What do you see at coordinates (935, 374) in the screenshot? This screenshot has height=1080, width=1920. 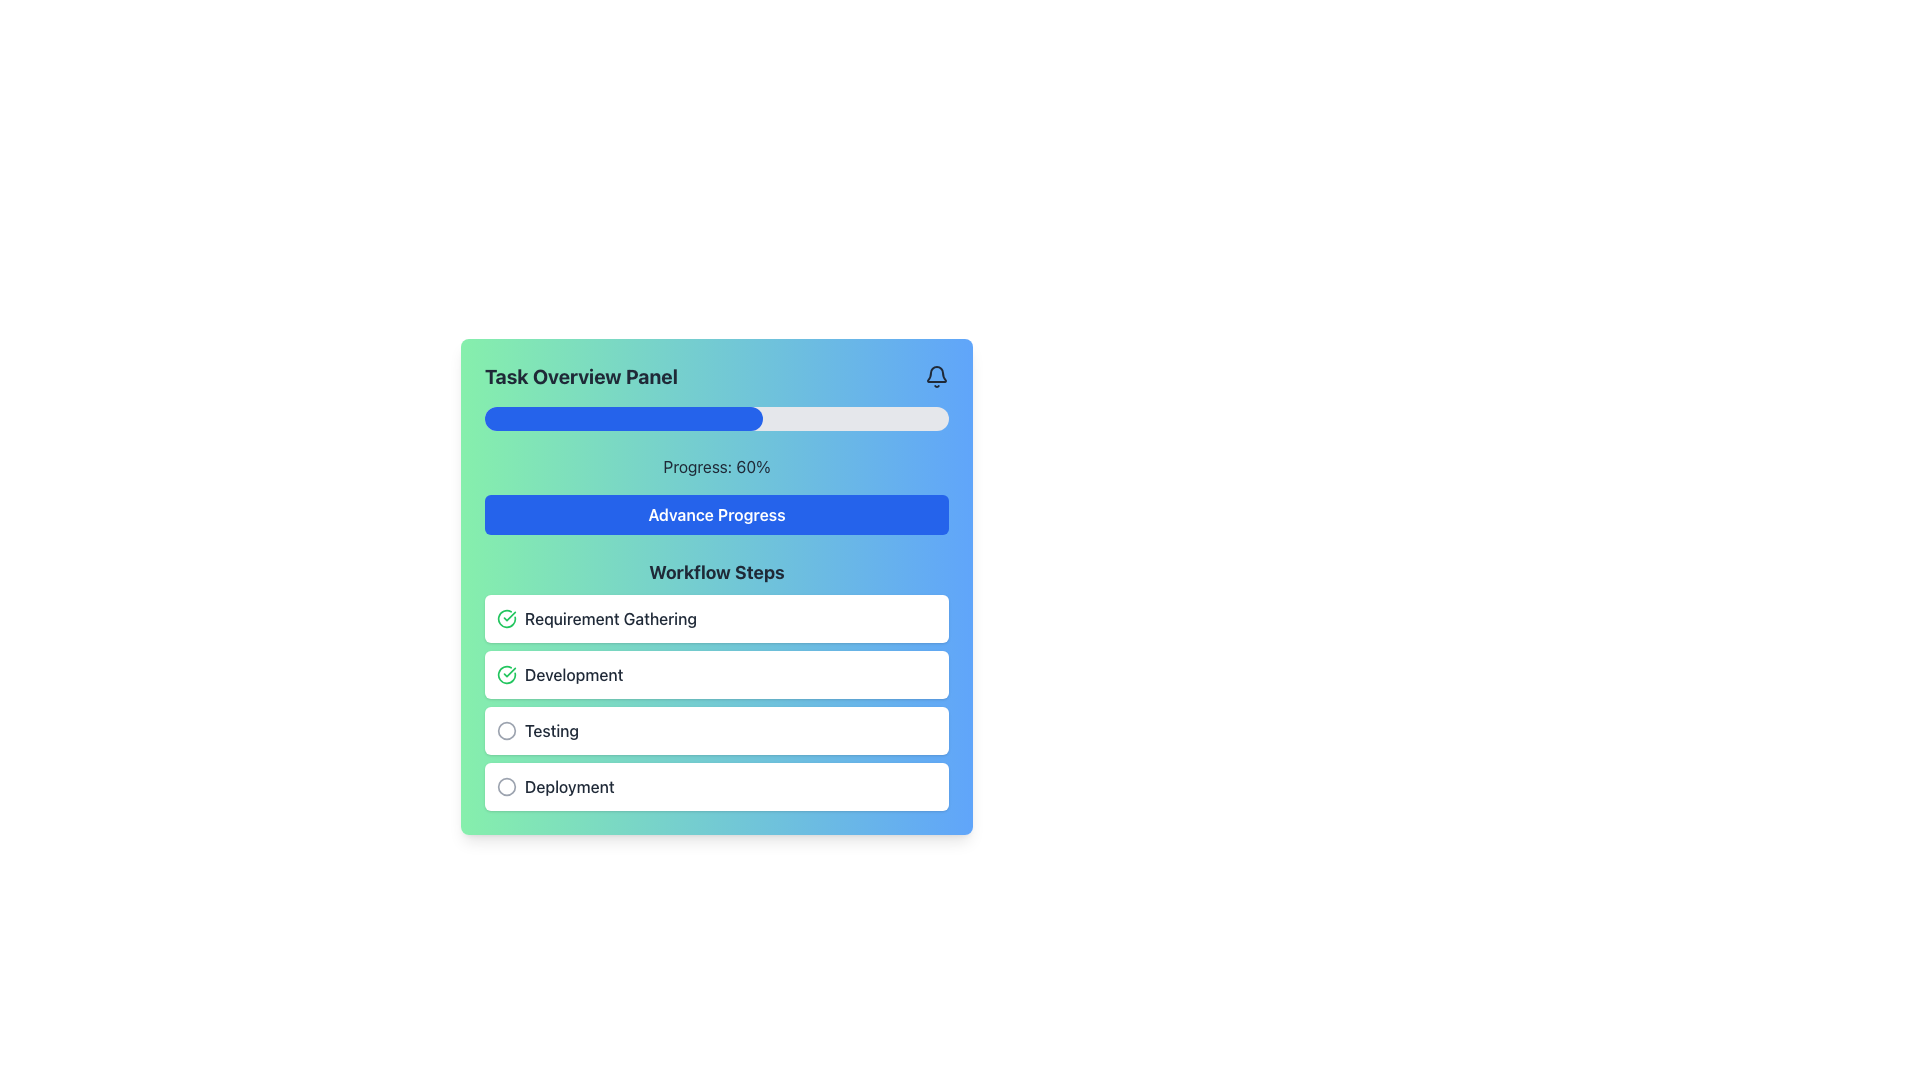 I see `the bell icon in the top-right corner of the panel, which serves as a visual indicator for notifications or alerts` at bounding box center [935, 374].